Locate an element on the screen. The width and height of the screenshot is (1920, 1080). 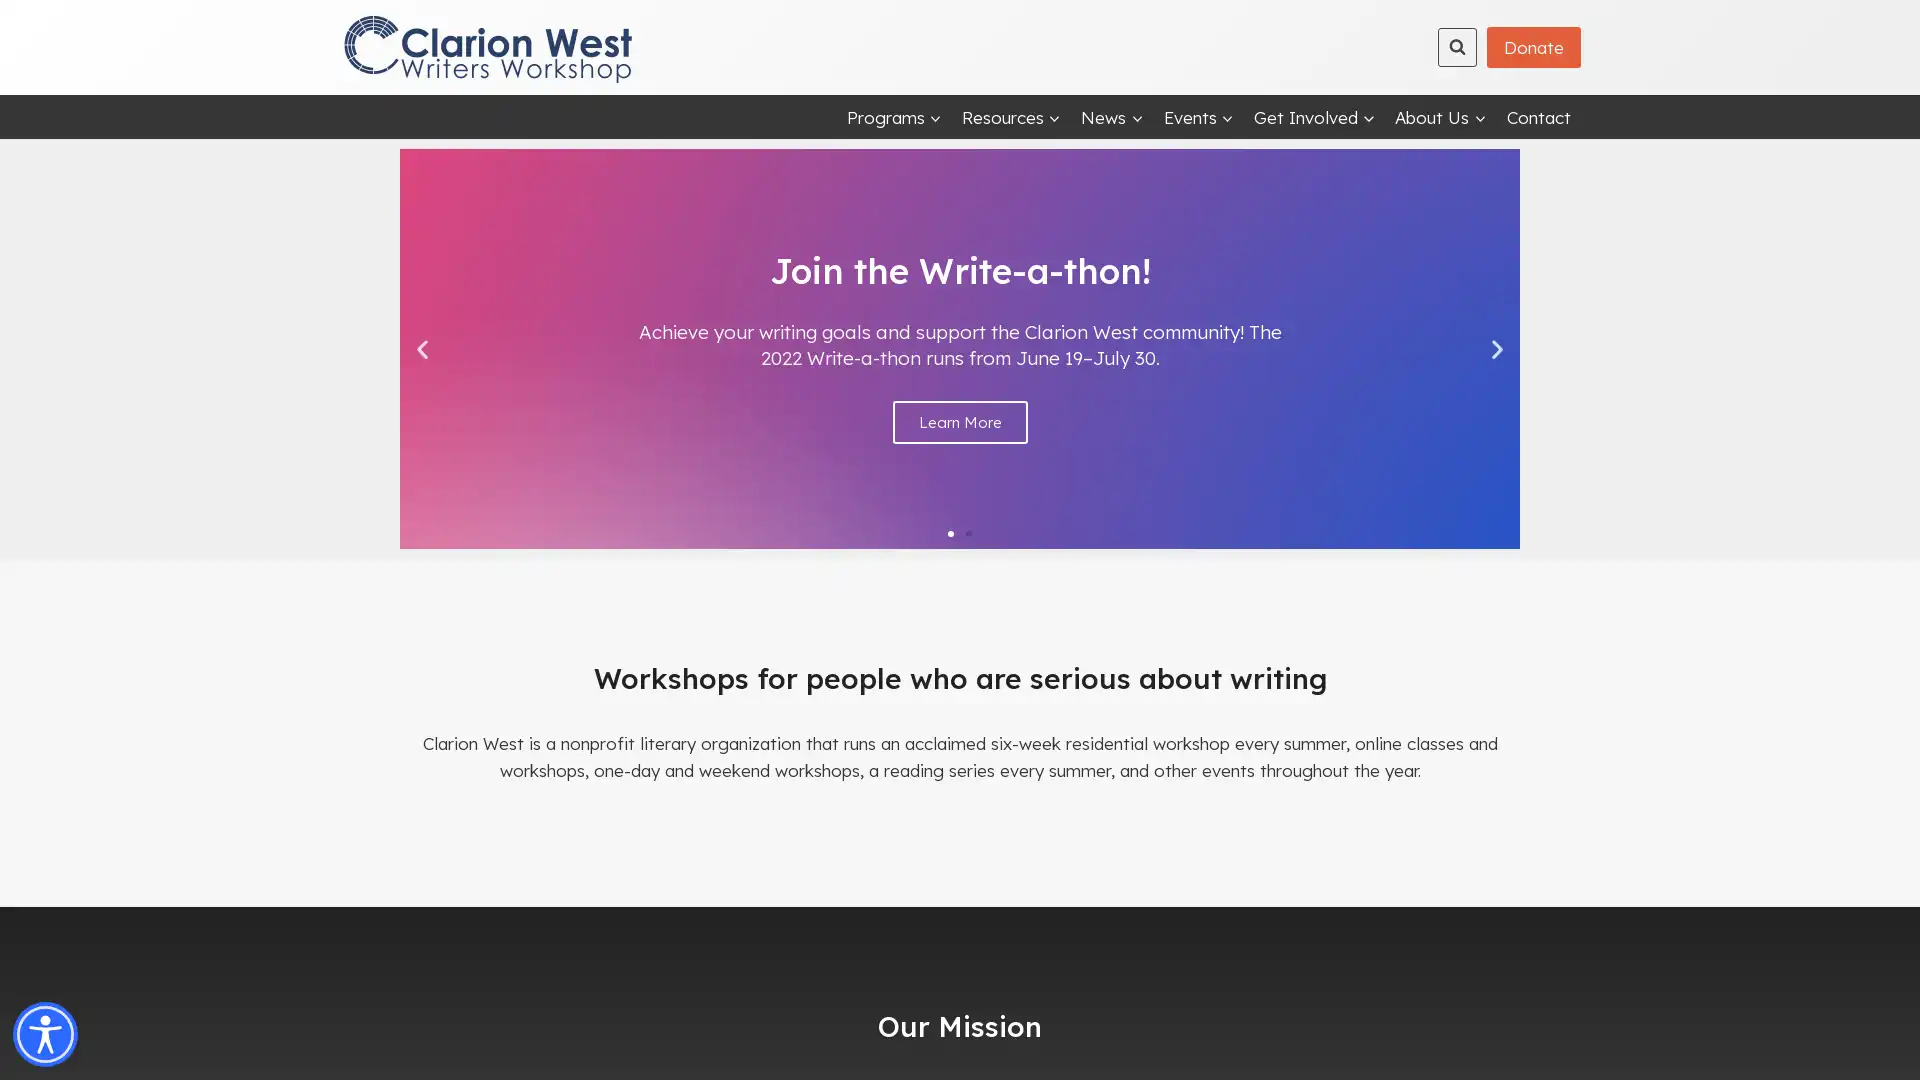
Expand child menu is located at coordinates (1198, 116).